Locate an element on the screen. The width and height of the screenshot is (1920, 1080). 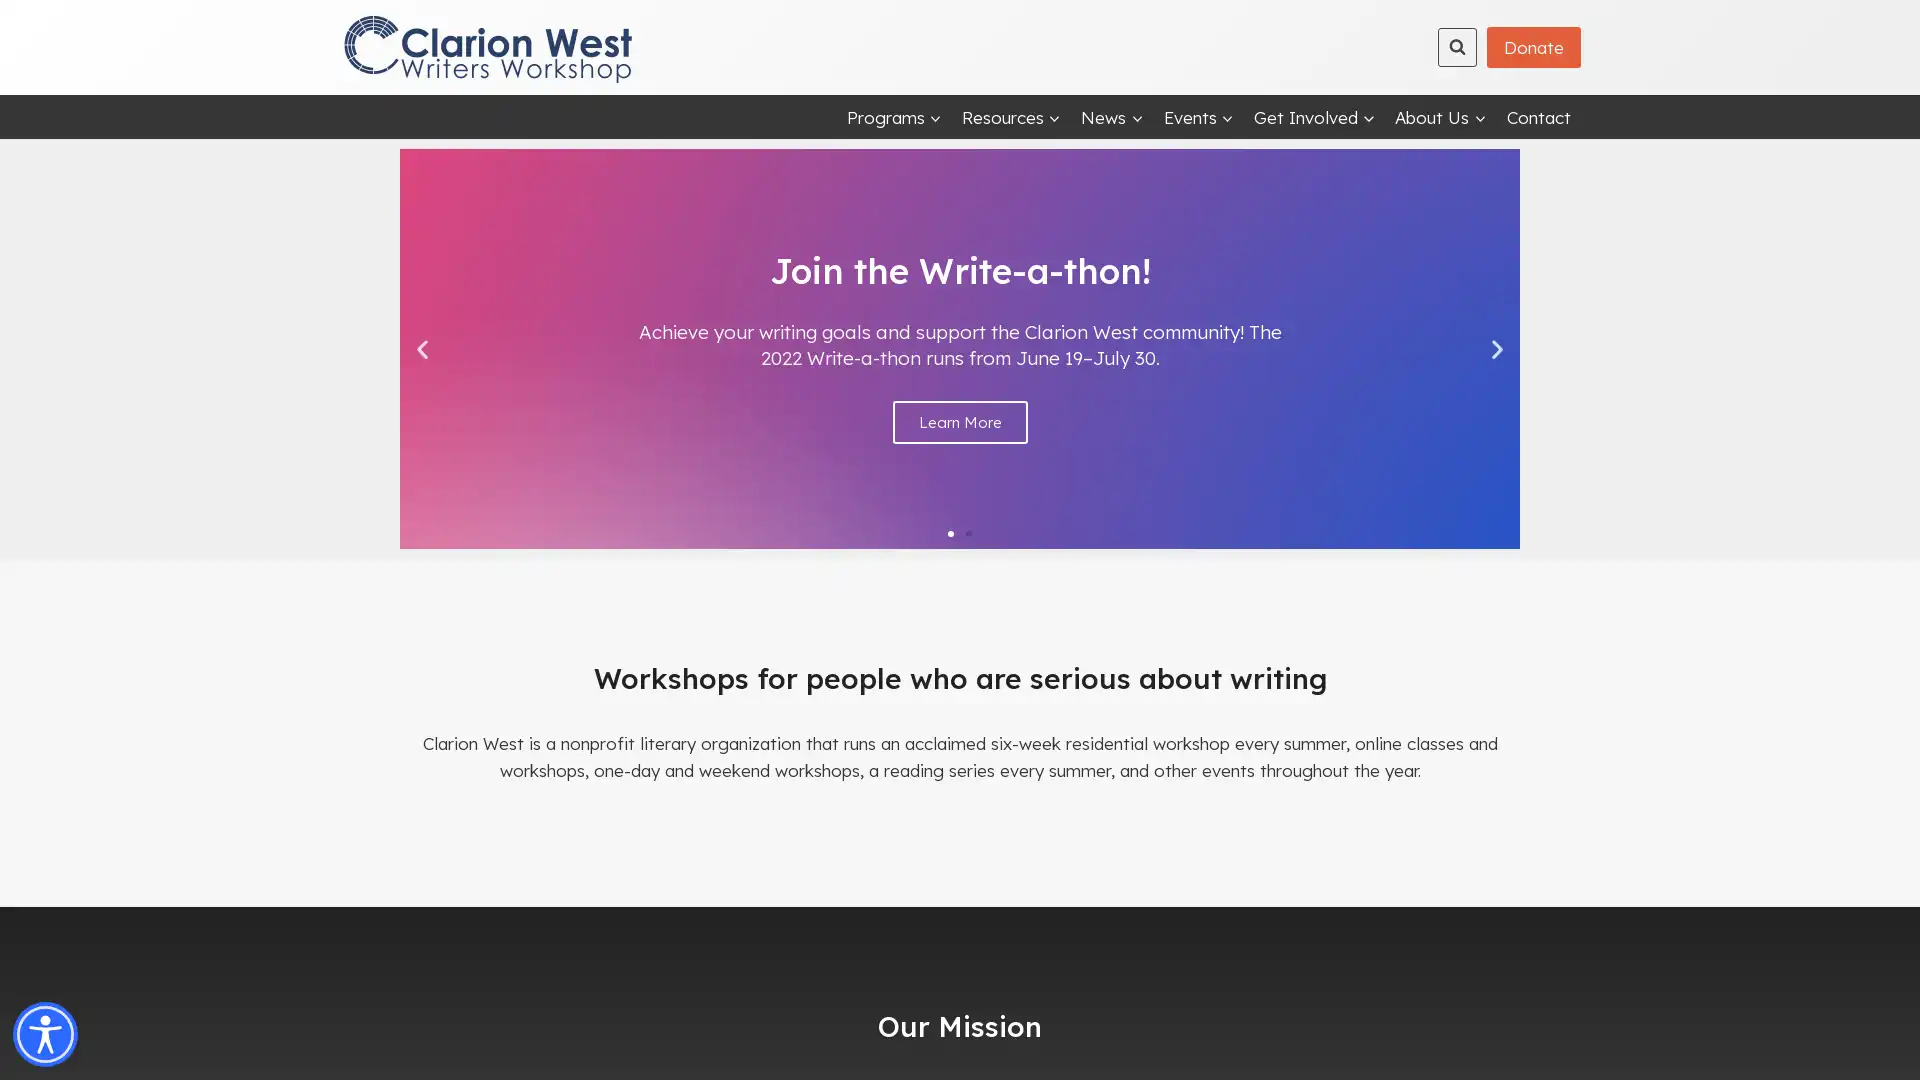
Expand child menu is located at coordinates (1198, 116).